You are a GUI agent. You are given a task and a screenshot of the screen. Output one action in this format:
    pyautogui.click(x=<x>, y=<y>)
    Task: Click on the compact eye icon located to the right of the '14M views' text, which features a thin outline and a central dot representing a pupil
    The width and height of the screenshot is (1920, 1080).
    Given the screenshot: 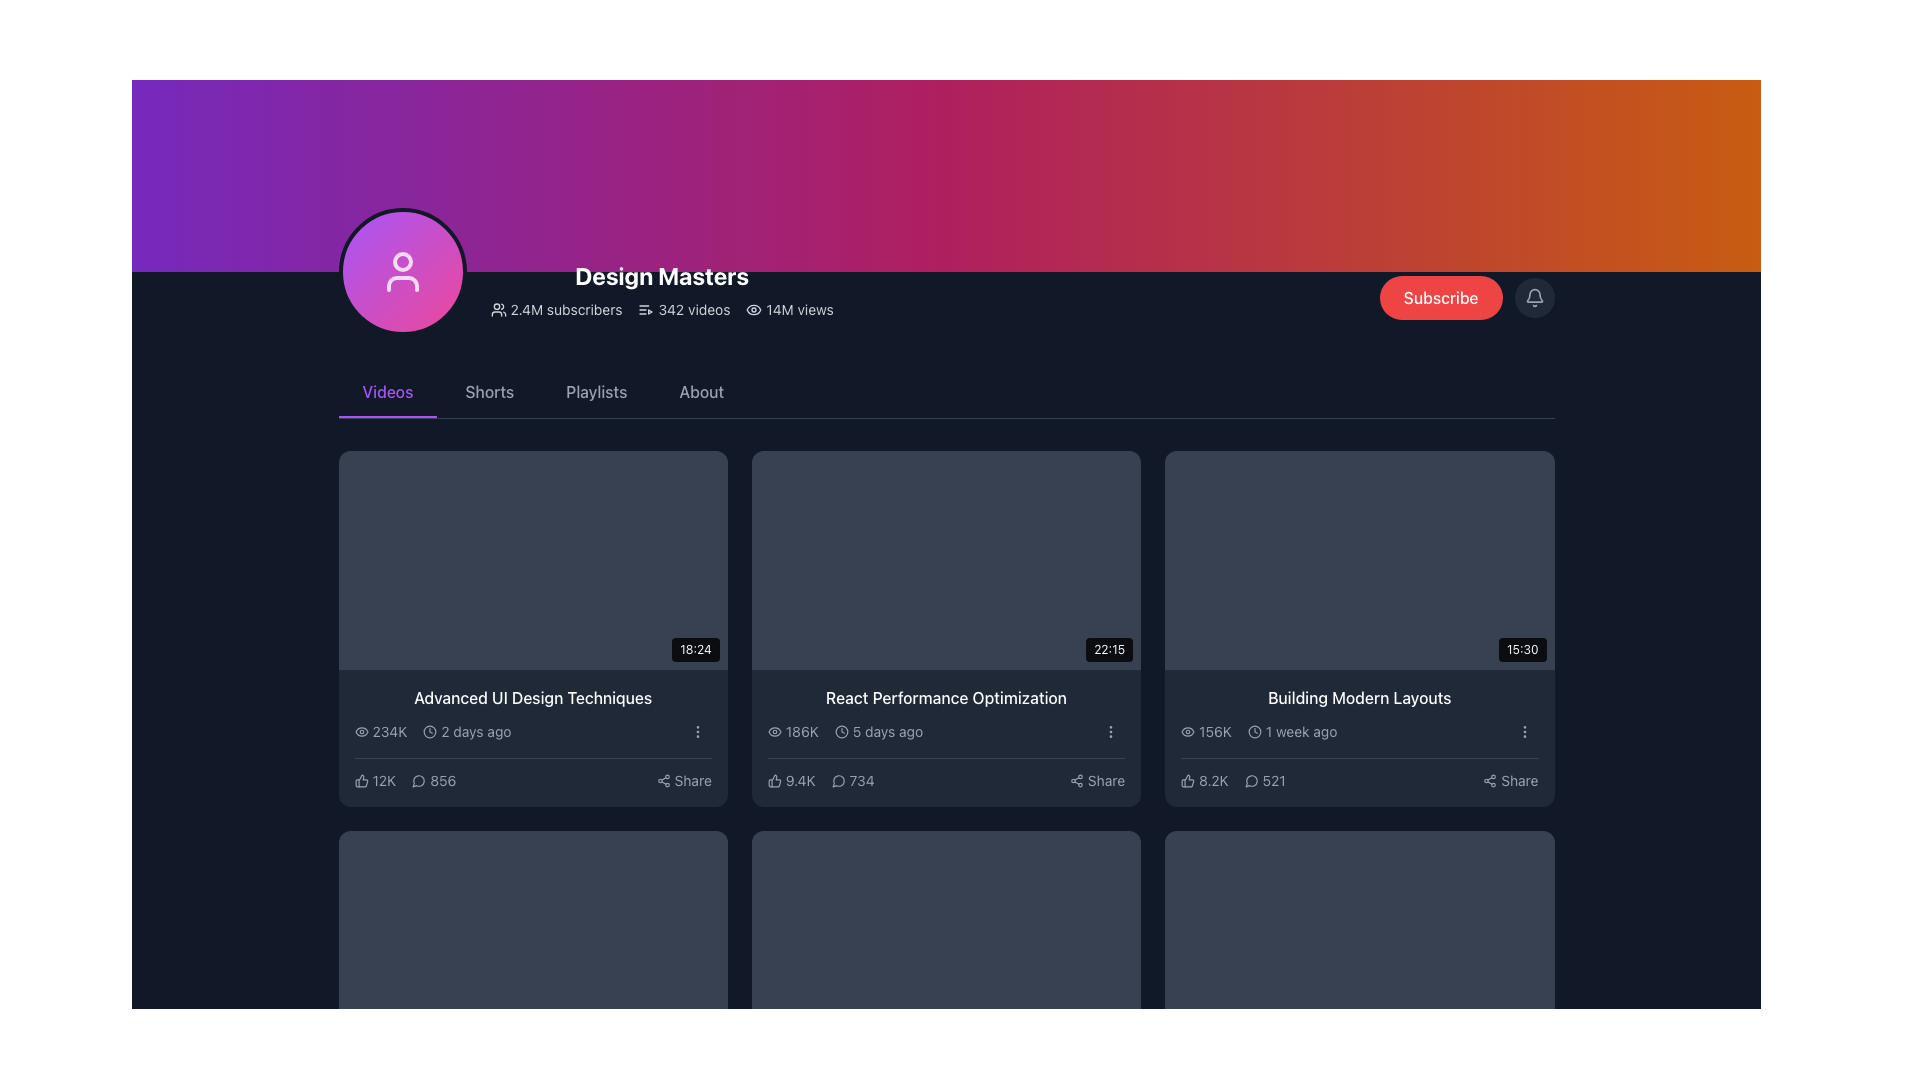 What is the action you would take?
    pyautogui.click(x=753, y=309)
    